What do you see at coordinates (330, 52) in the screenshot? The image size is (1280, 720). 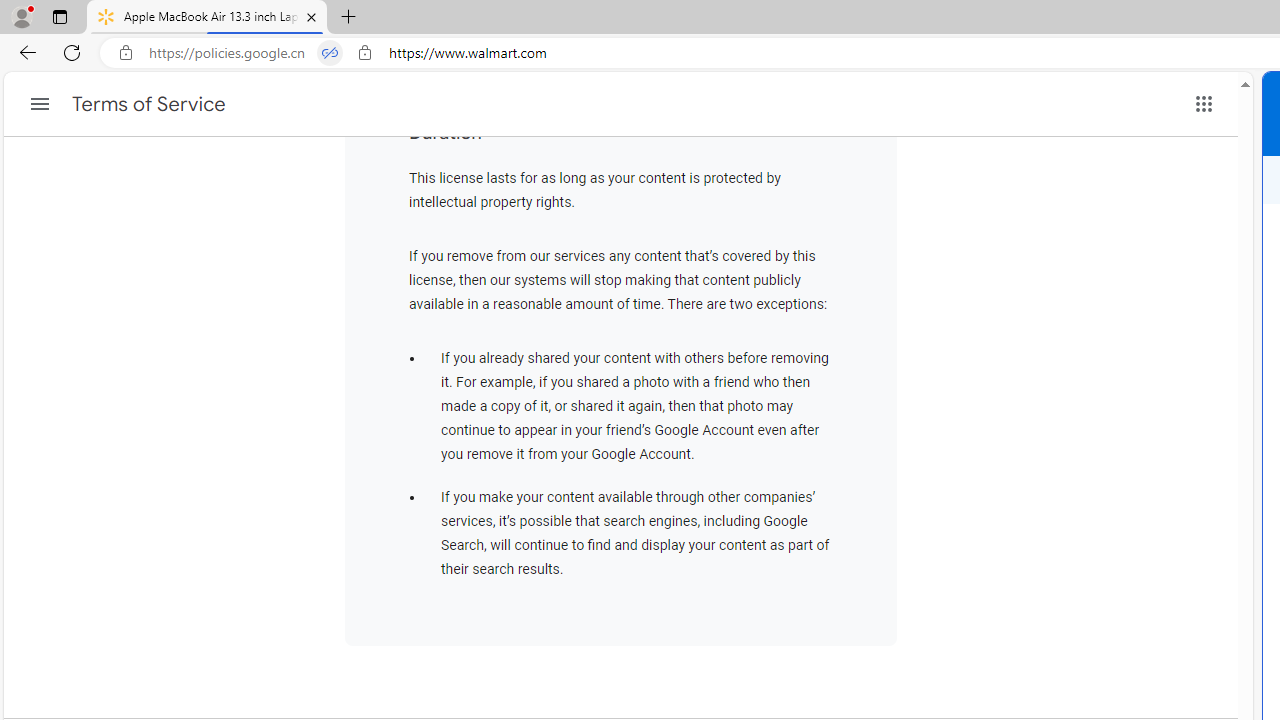 I see `'Tabs in split screen'` at bounding box center [330, 52].